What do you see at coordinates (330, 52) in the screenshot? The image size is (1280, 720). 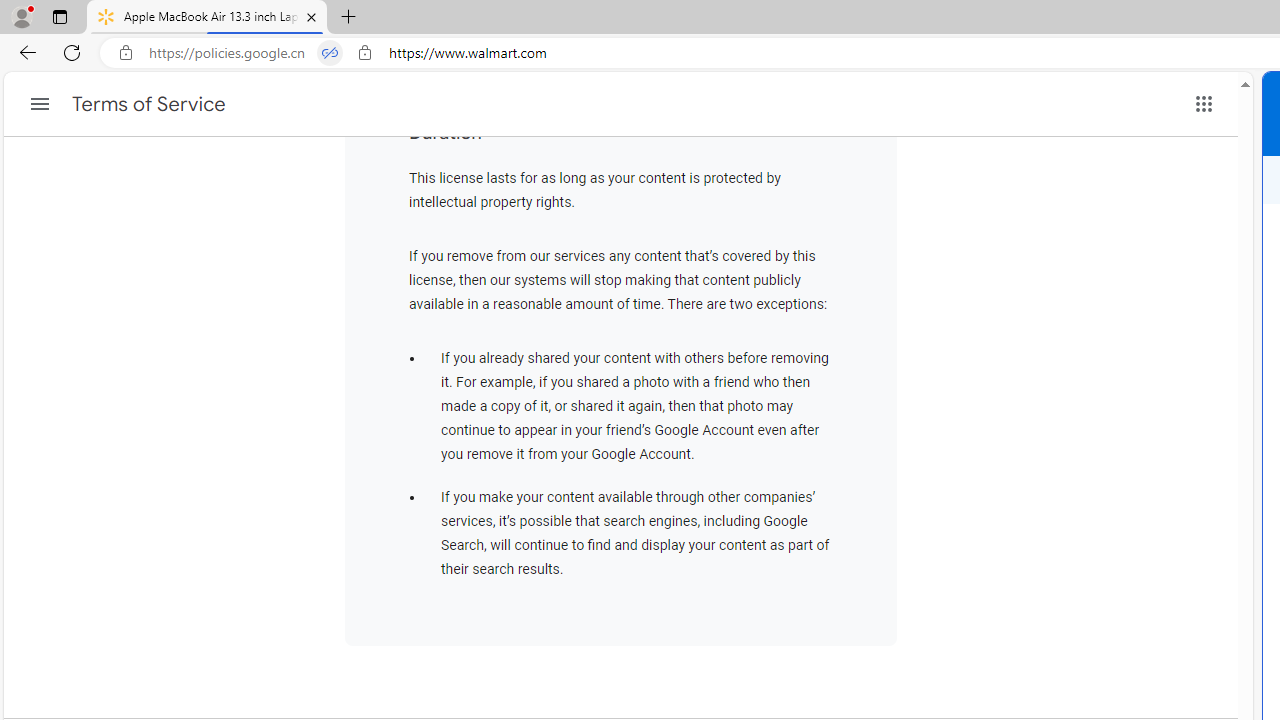 I see `'Tabs in split screen'` at bounding box center [330, 52].